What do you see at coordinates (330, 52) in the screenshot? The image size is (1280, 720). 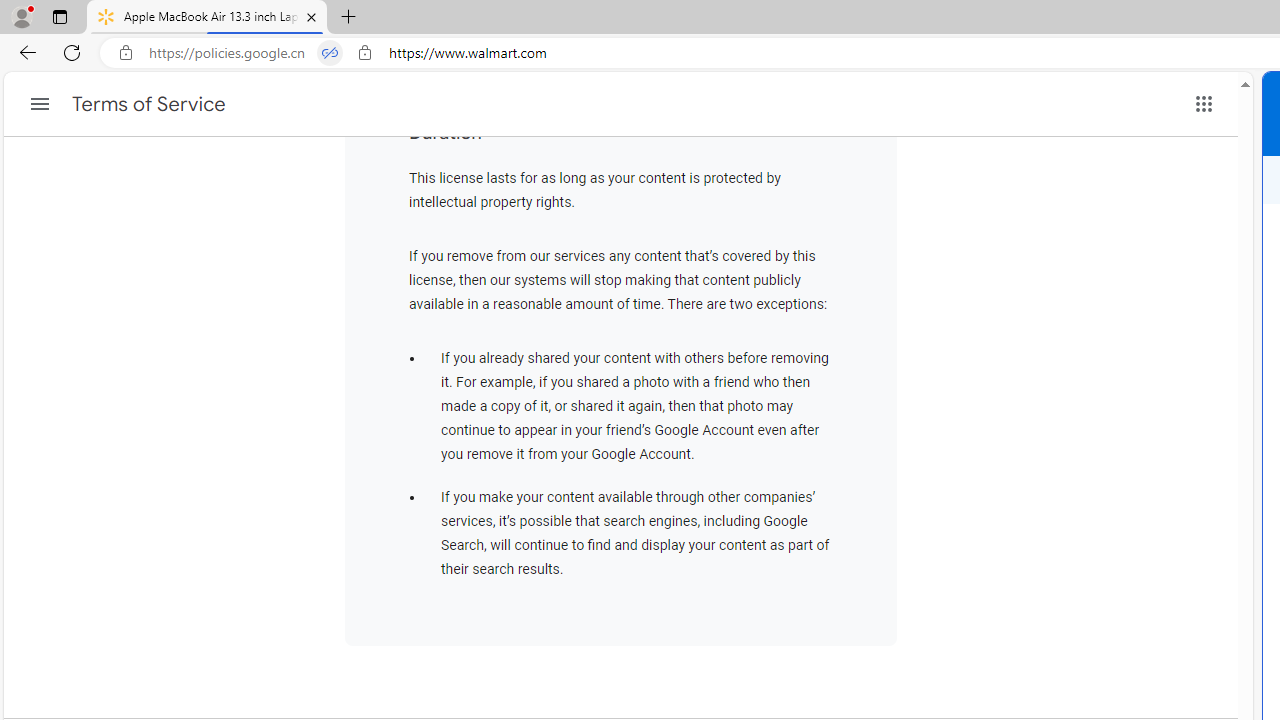 I see `'Tabs in split screen'` at bounding box center [330, 52].